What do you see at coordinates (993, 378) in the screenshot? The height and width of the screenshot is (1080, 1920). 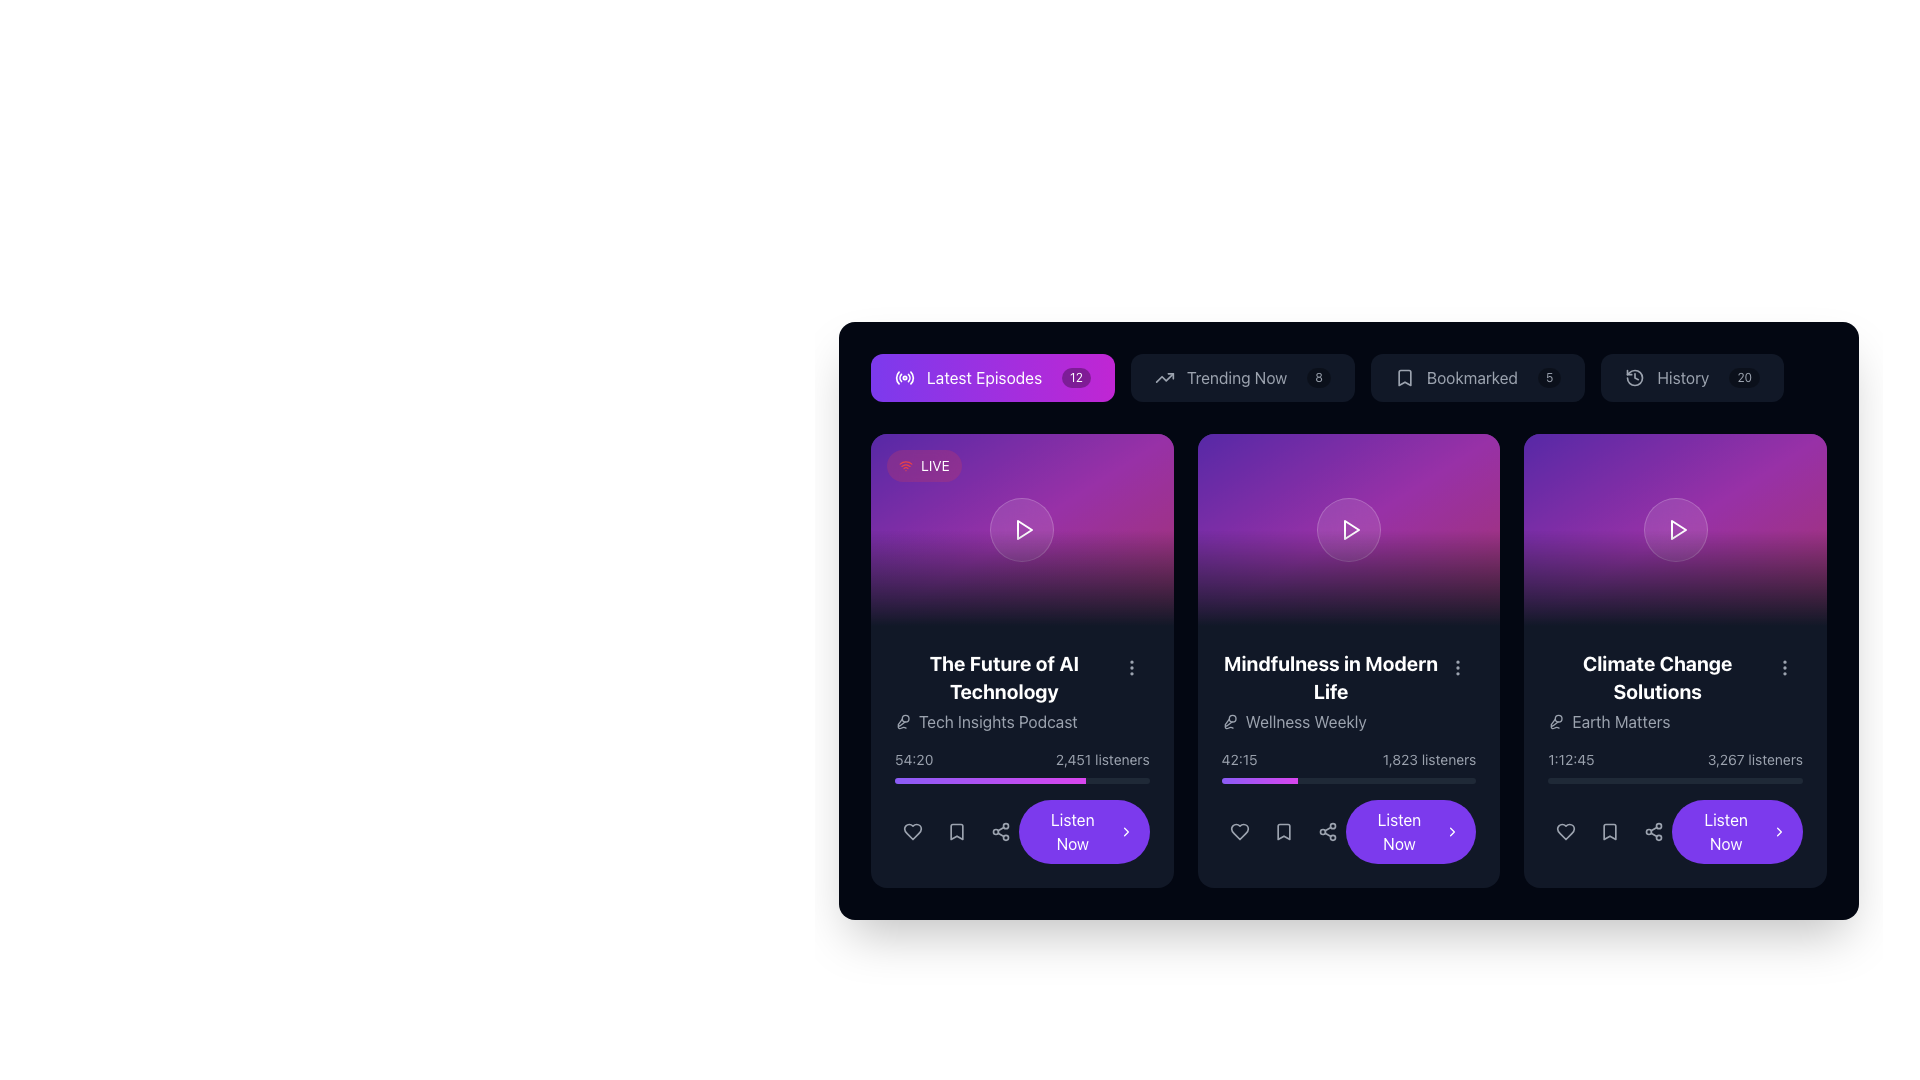 I see `the button that allows users` at bounding box center [993, 378].